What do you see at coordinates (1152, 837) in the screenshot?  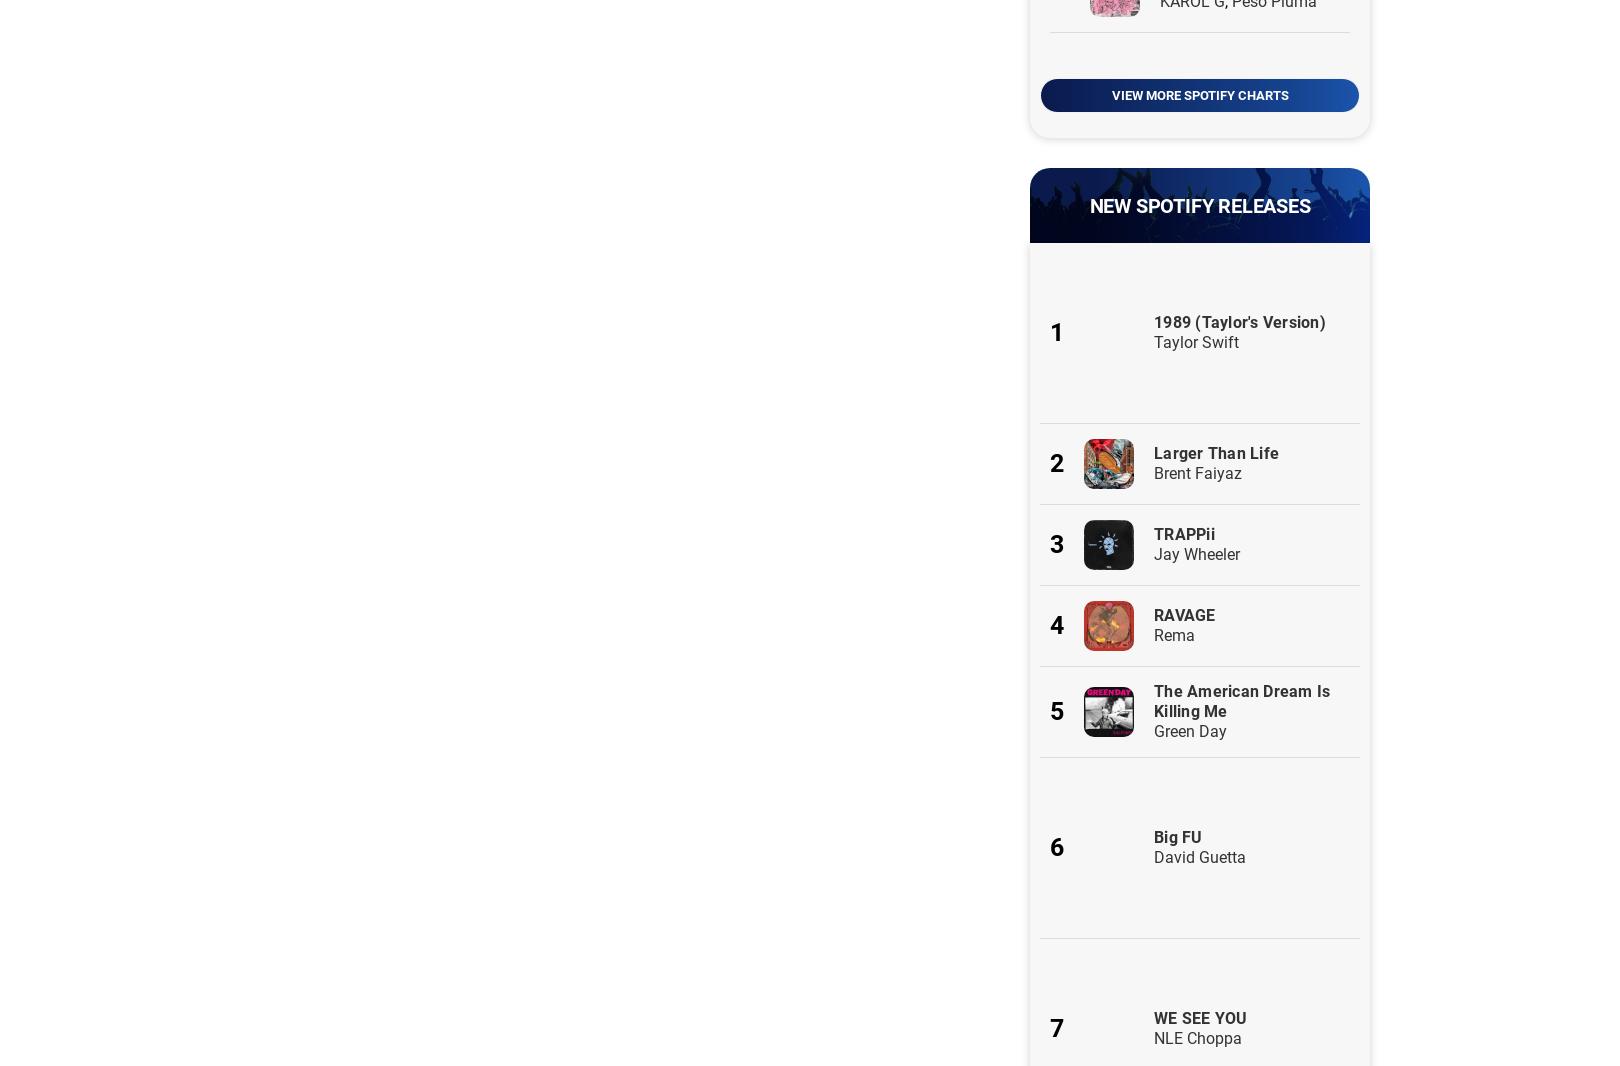 I see `'Big FU'` at bounding box center [1152, 837].